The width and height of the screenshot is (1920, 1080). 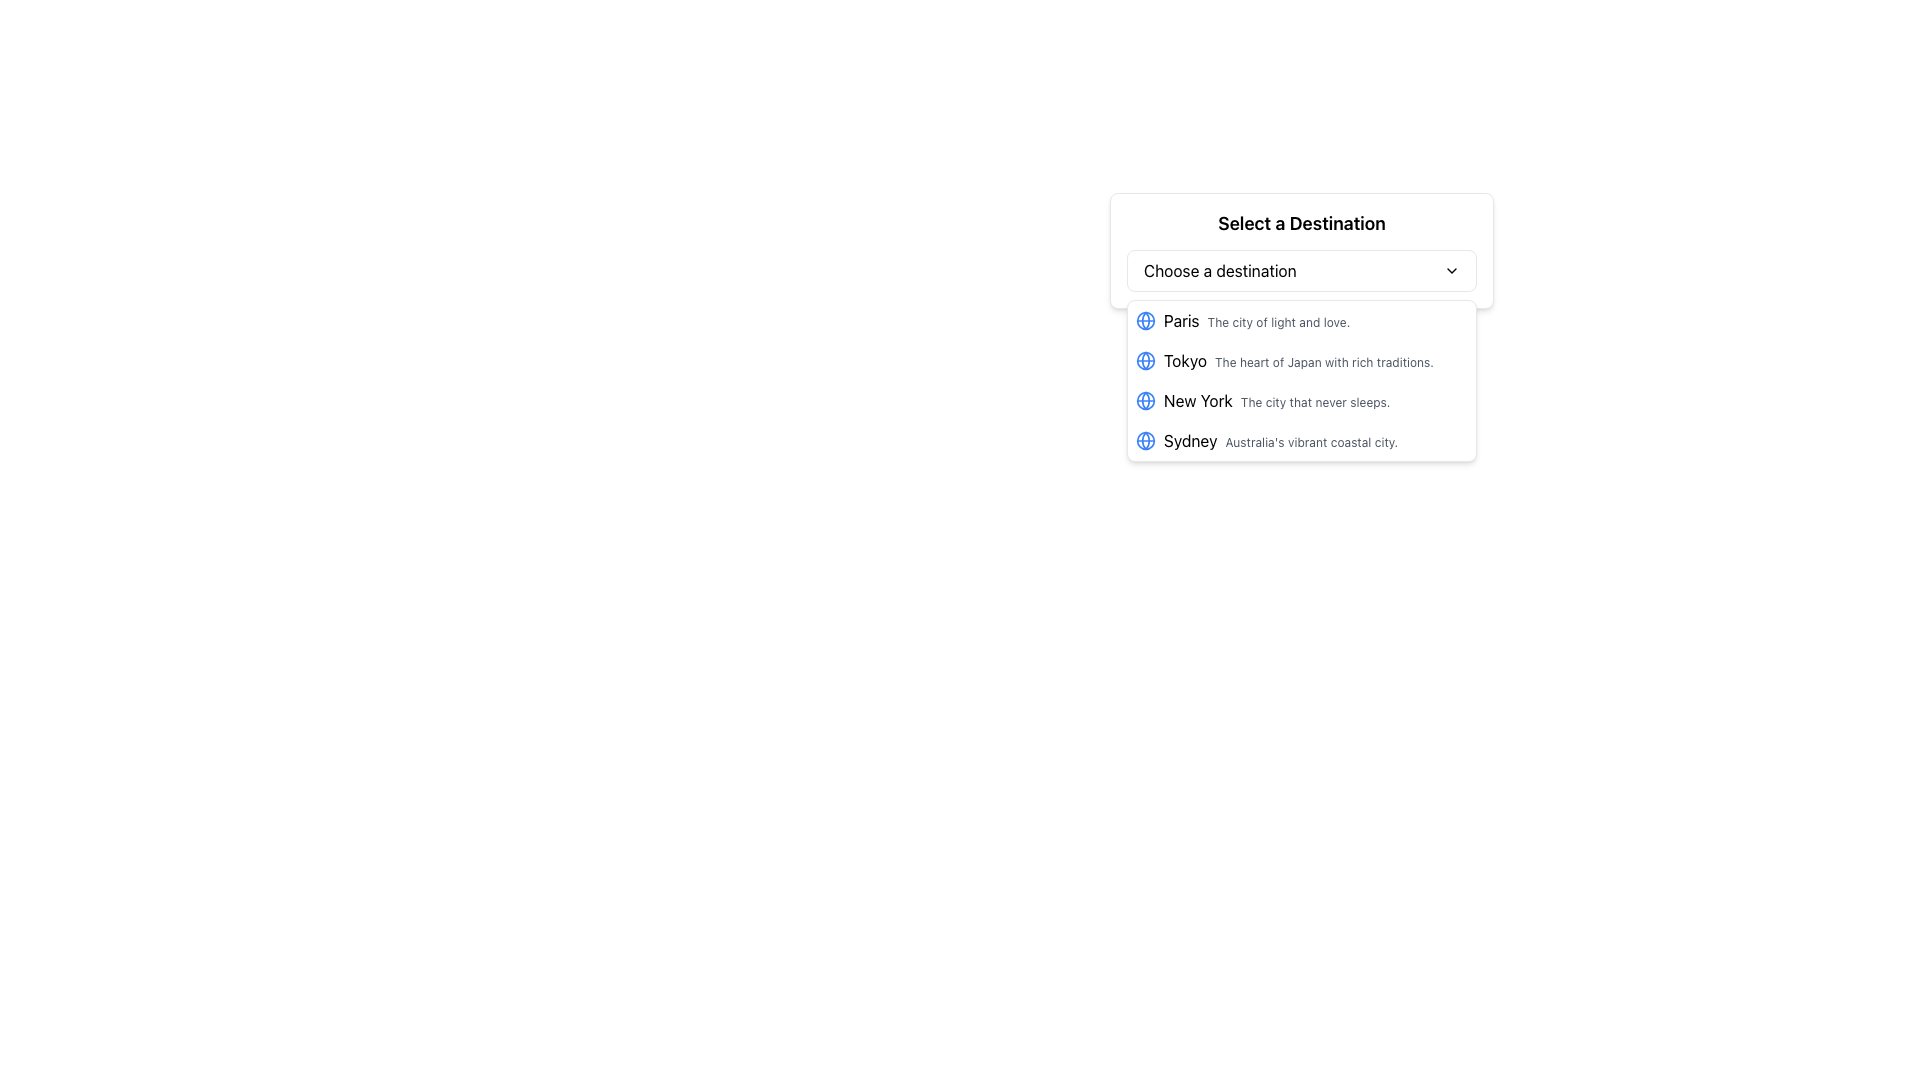 I want to click on the 'New York' option in the dropdown menu labeled 'Select a Destination', so click(x=1301, y=401).